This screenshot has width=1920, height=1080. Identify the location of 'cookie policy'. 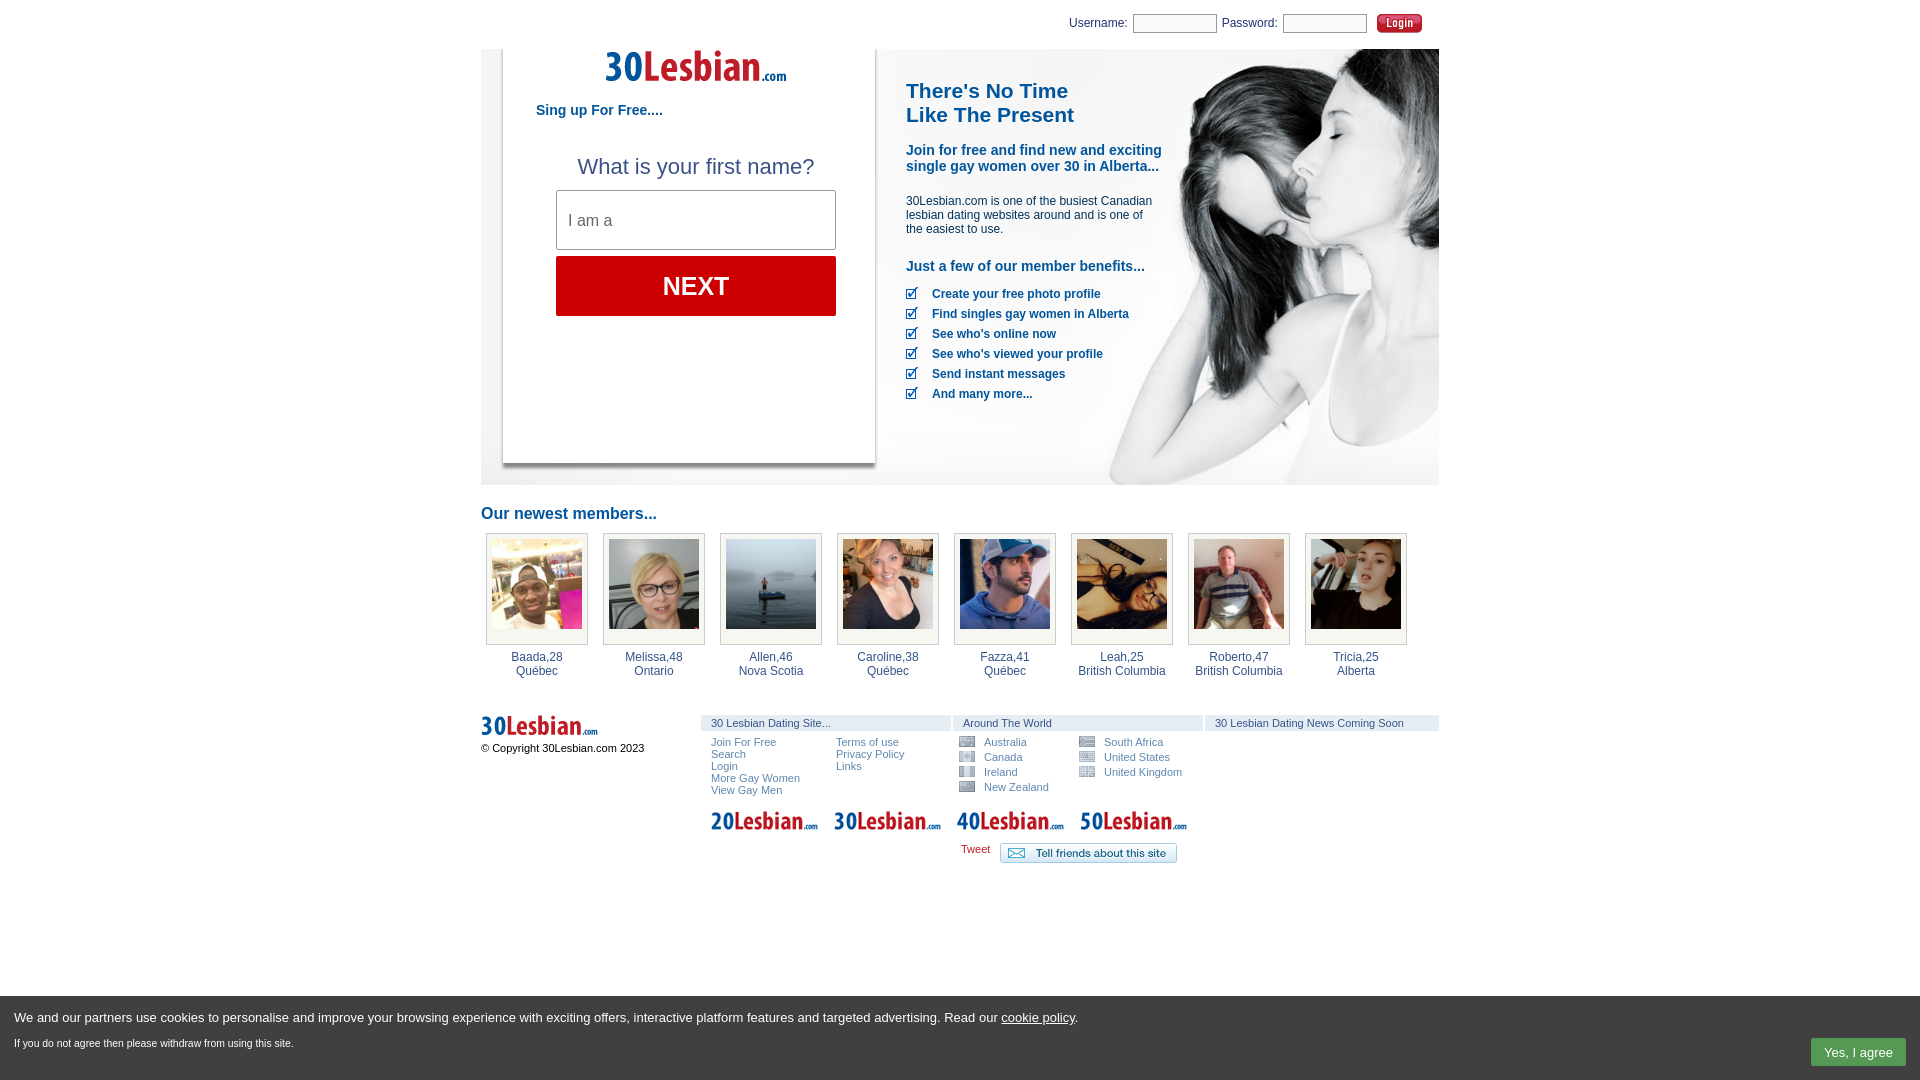
(1037, 1017).